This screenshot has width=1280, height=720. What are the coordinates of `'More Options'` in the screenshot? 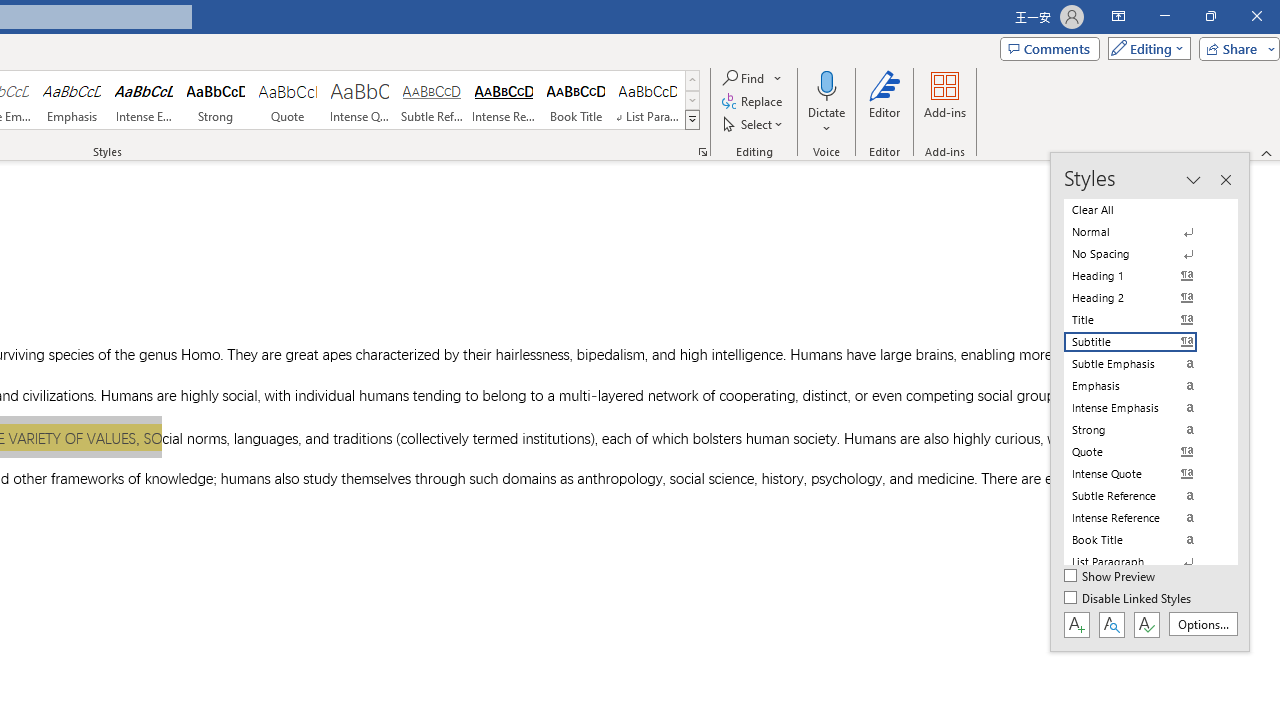 It's located at (826, 121).